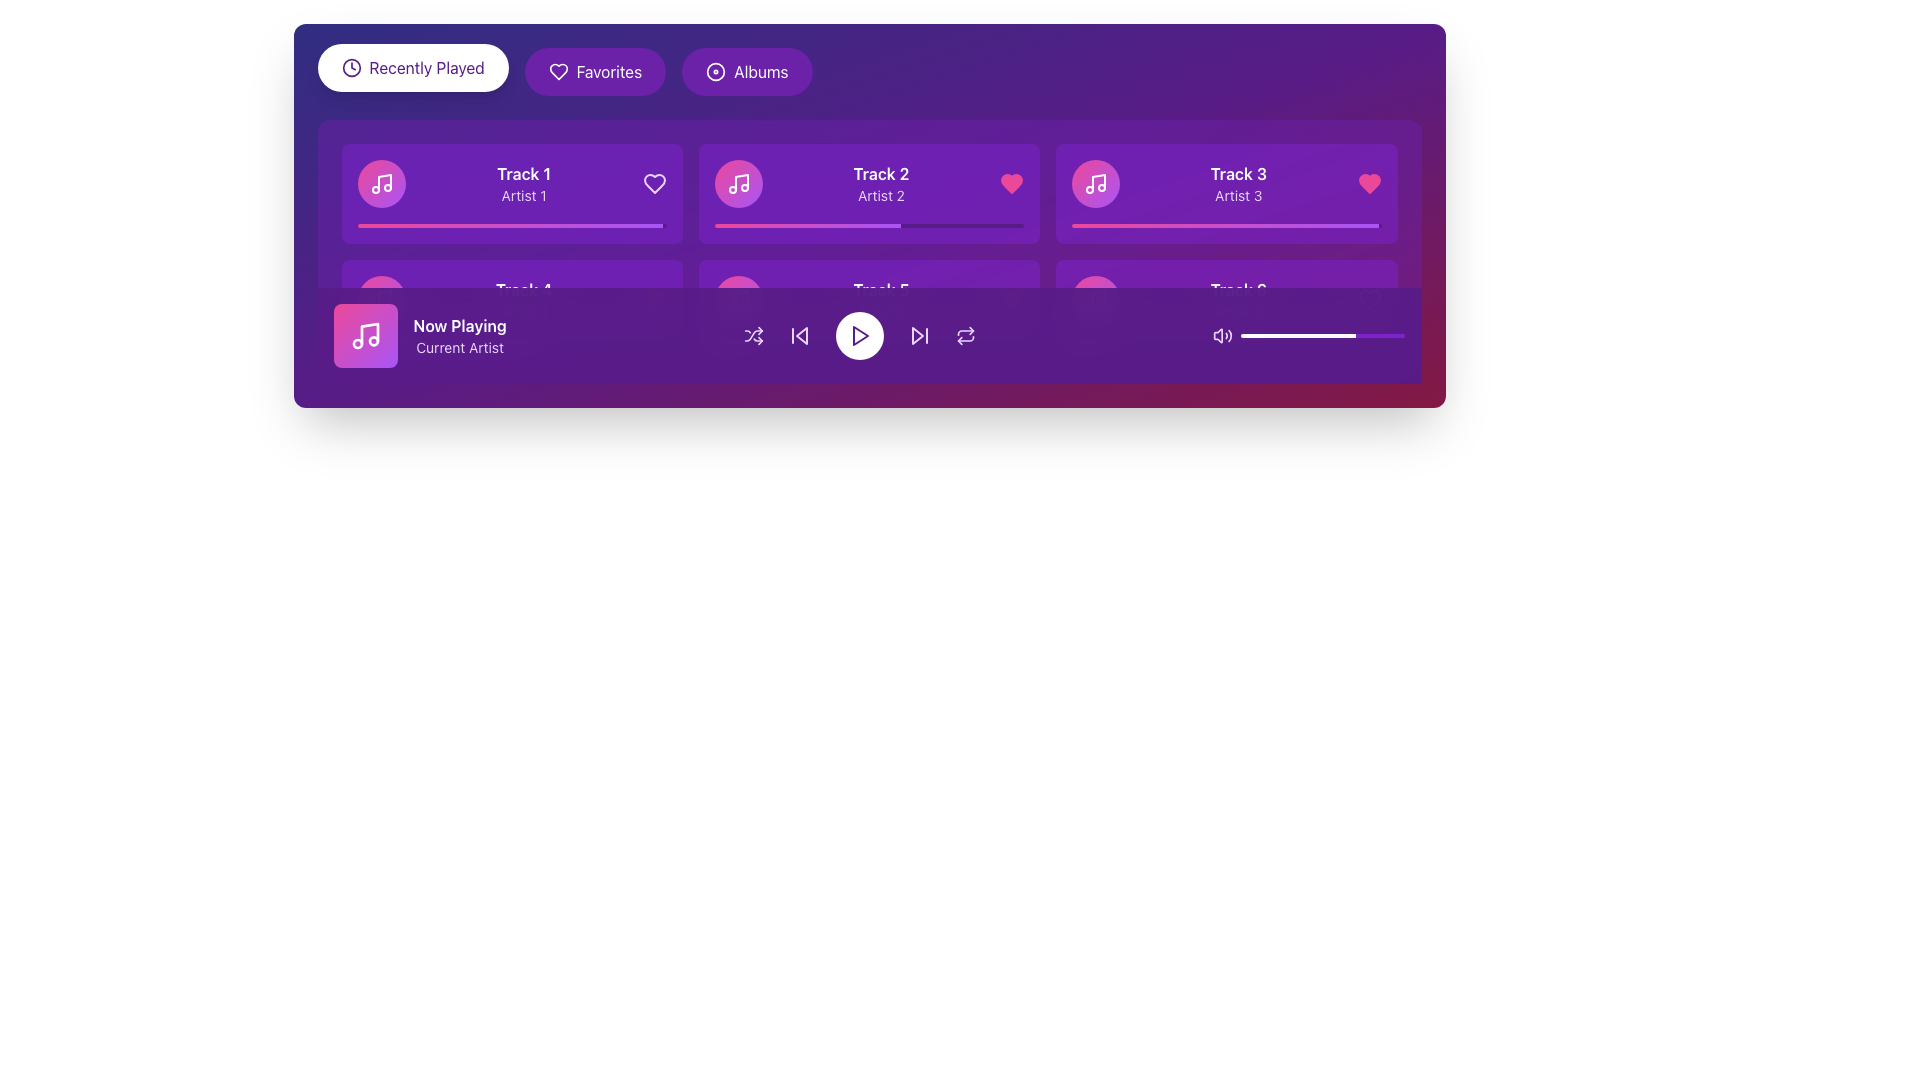  Describe the element at coordinates (459, 325) in the screenshot. I see `the Text label indicating the currently playing track in the playback controls area, positioned to the right of a music icon and above the 'Current Artist' text` at that location.